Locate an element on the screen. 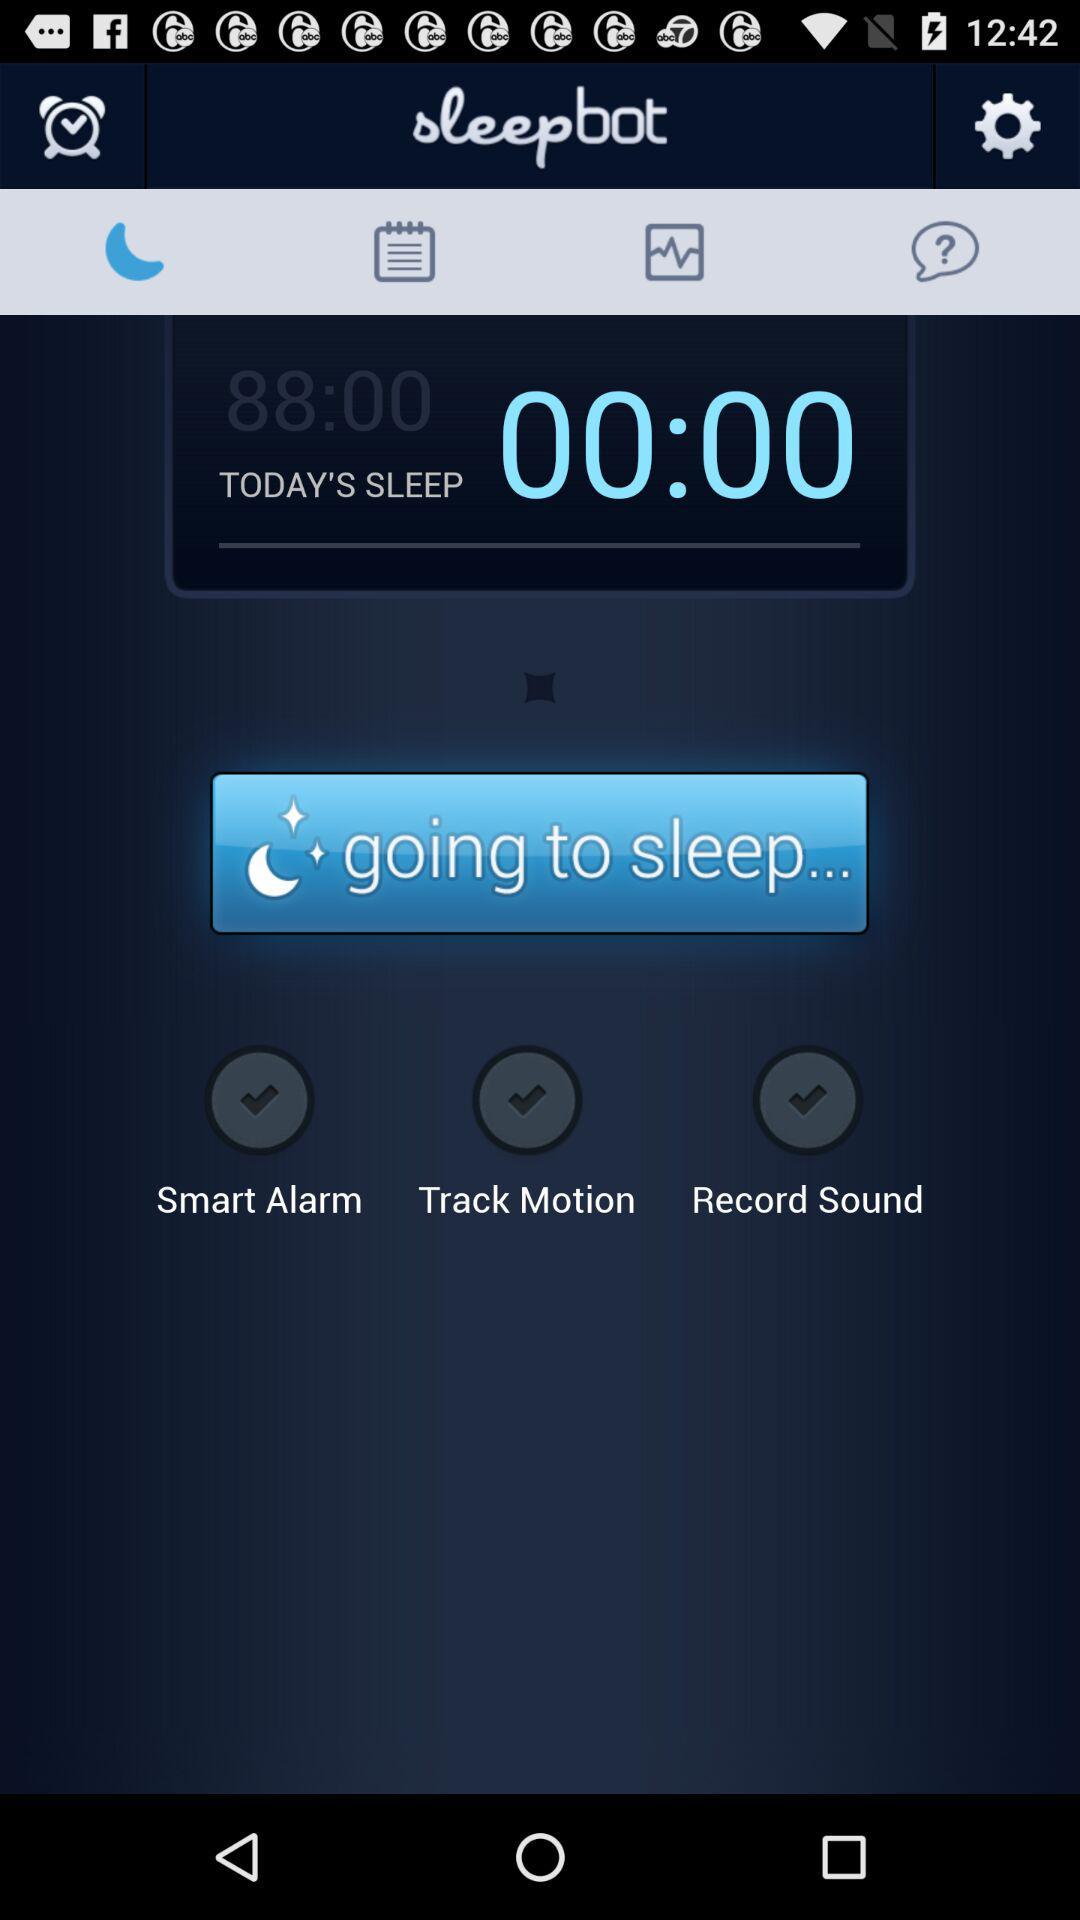  open settings tool is located at coordinates (1006, 126).